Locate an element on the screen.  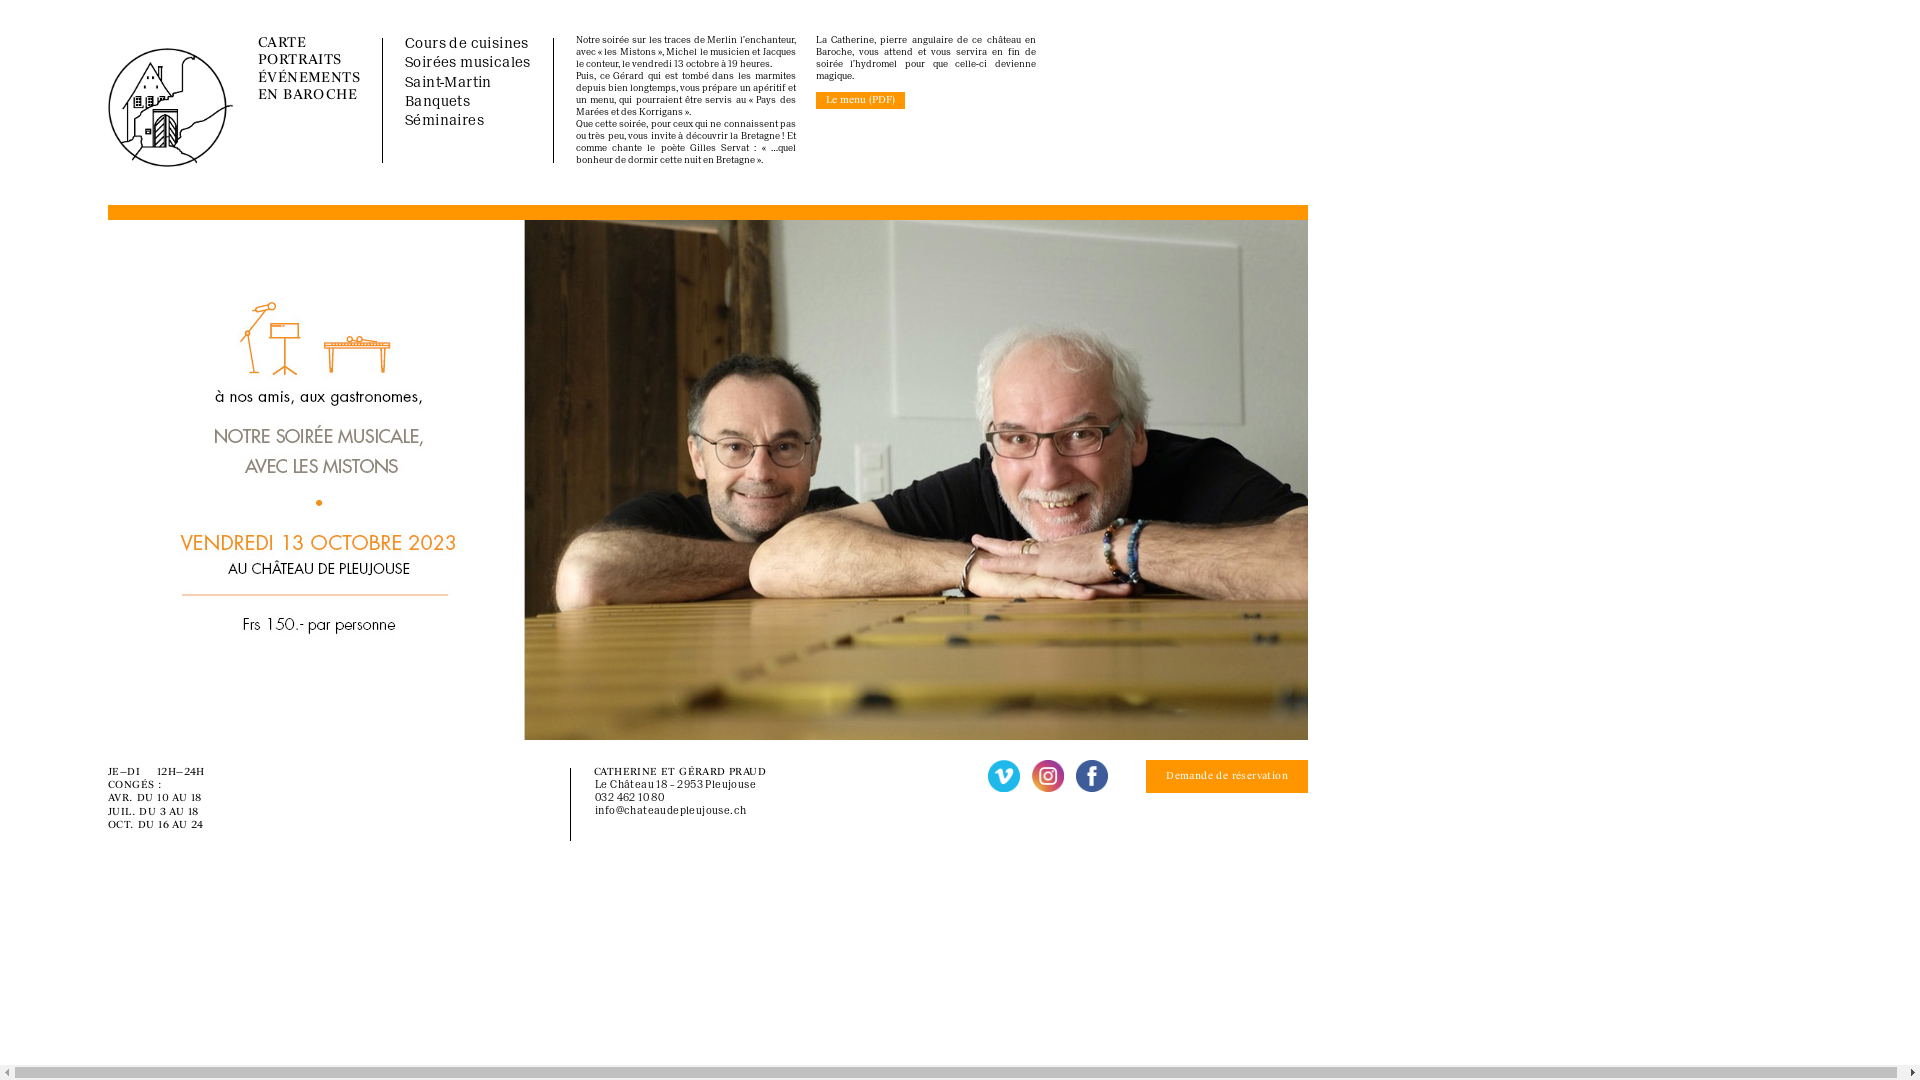
'Saint-Martin' is located at coordinates (403, 82).